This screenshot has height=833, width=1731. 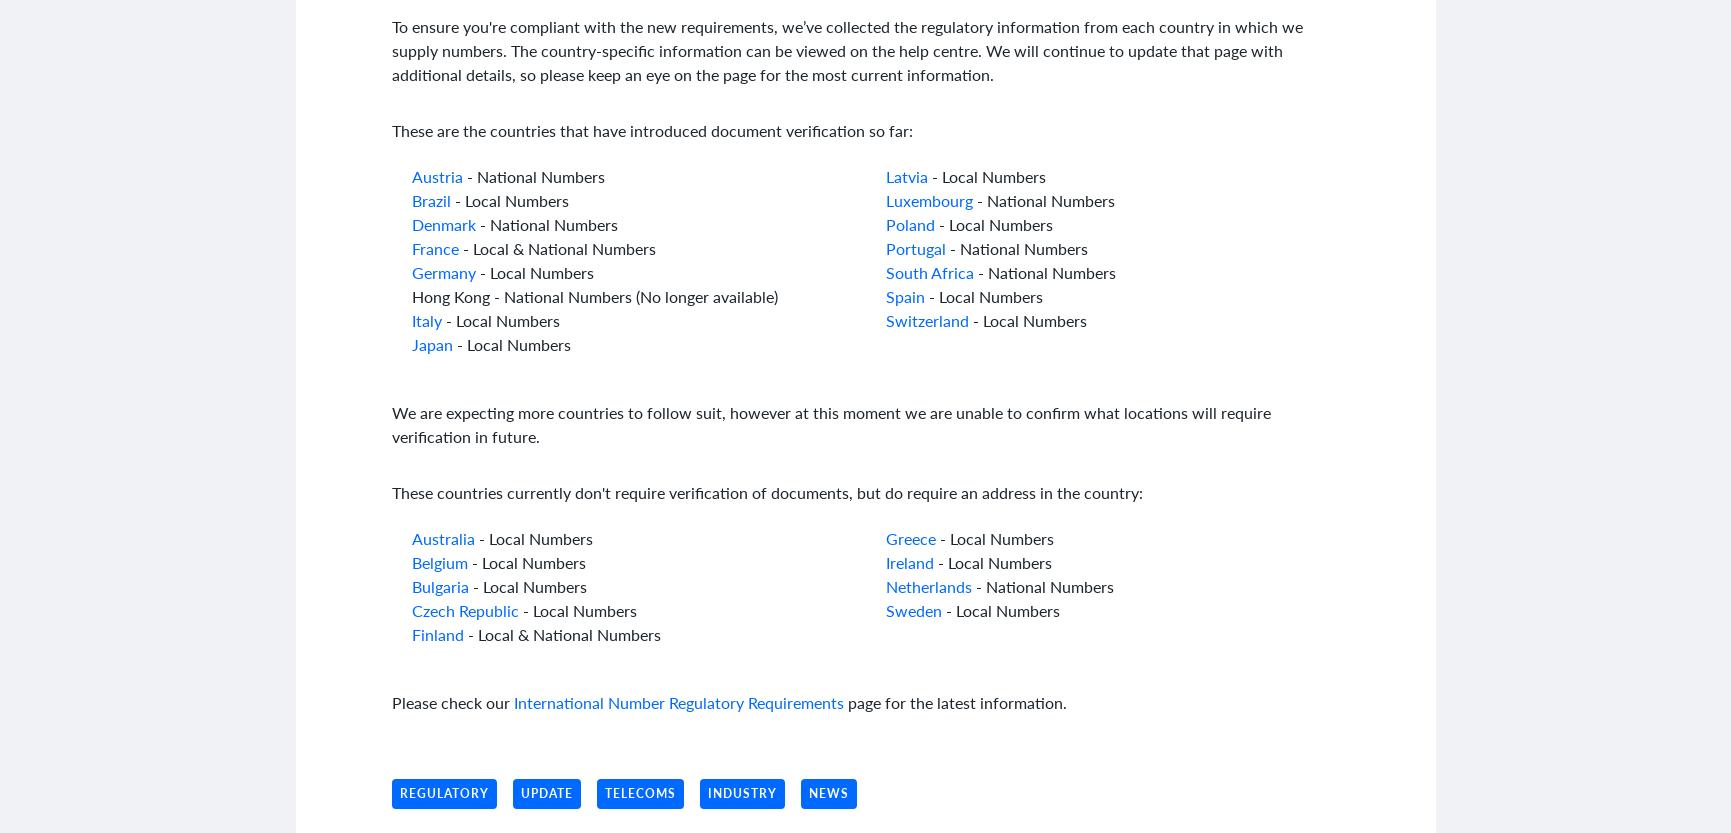 I want to click on 'Poland', so click(x=908, y=223).